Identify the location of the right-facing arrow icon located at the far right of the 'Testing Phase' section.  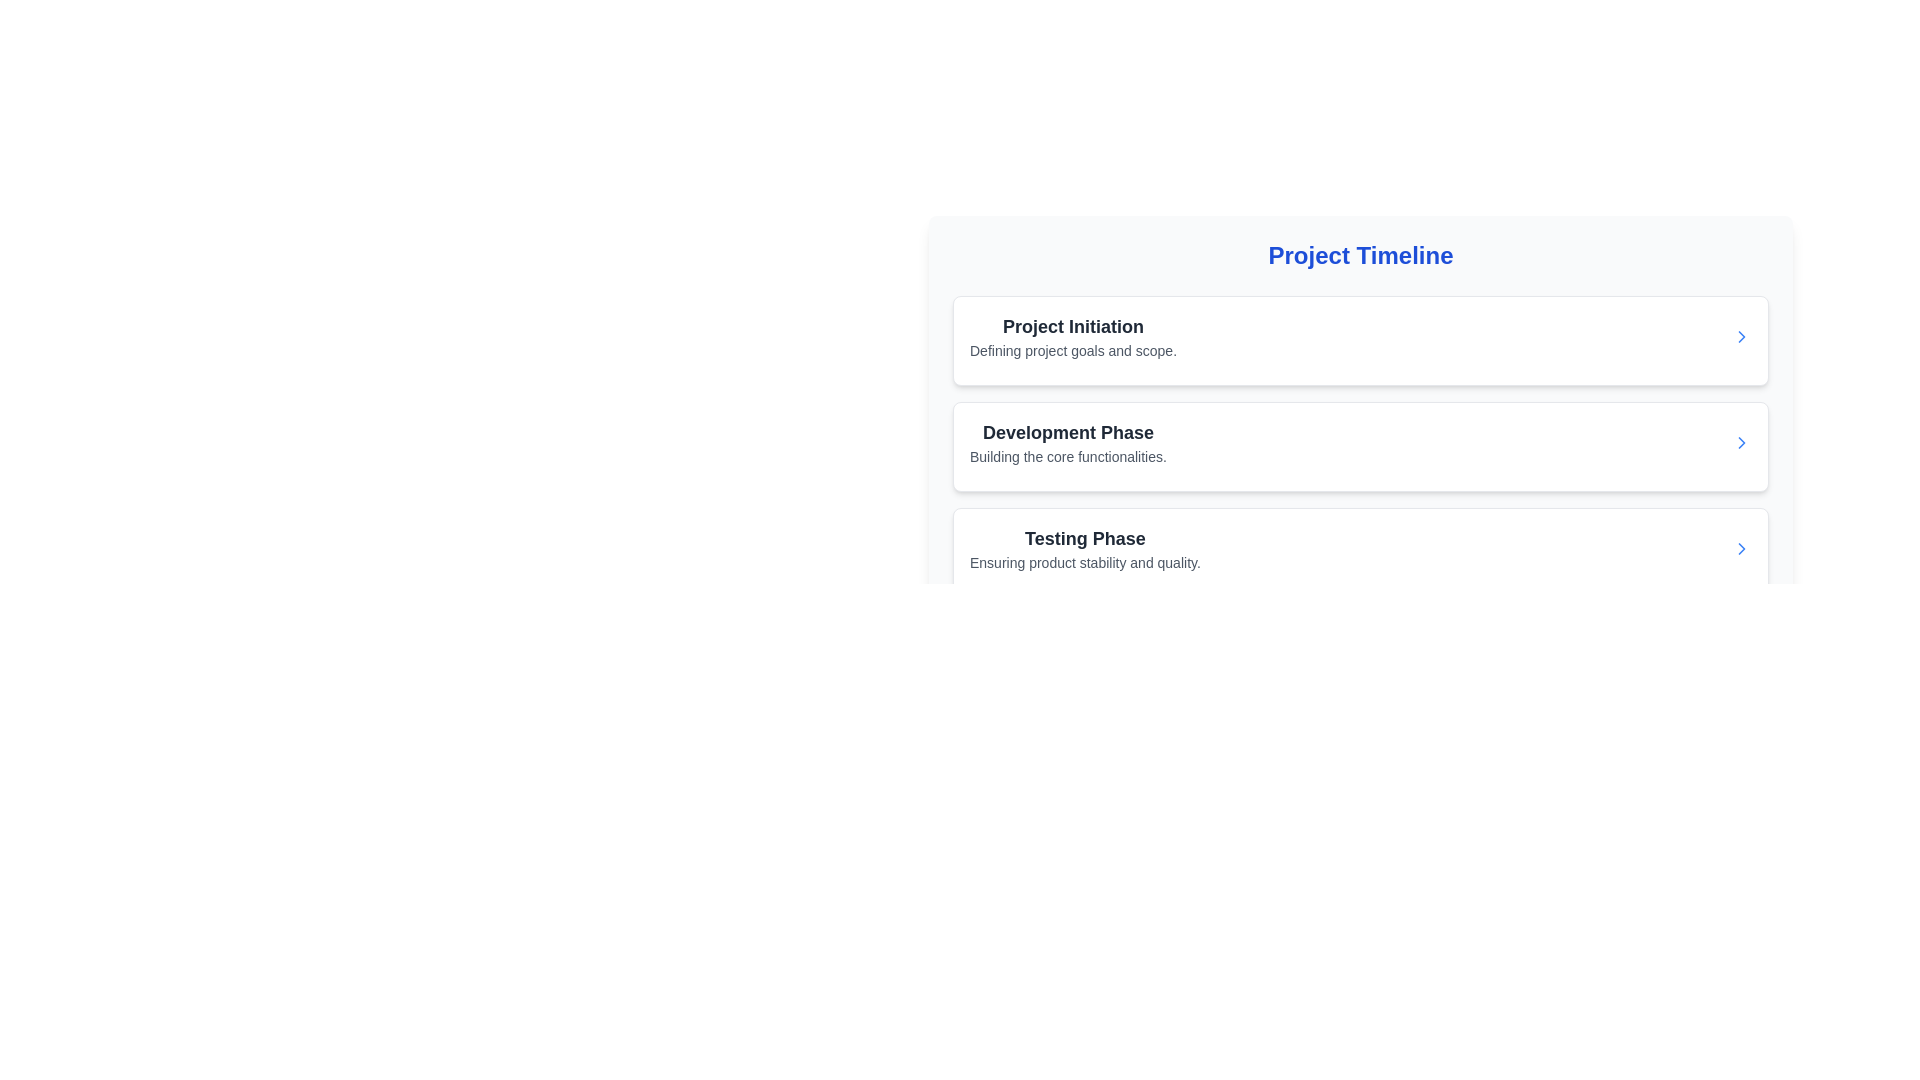
(1741, 548).